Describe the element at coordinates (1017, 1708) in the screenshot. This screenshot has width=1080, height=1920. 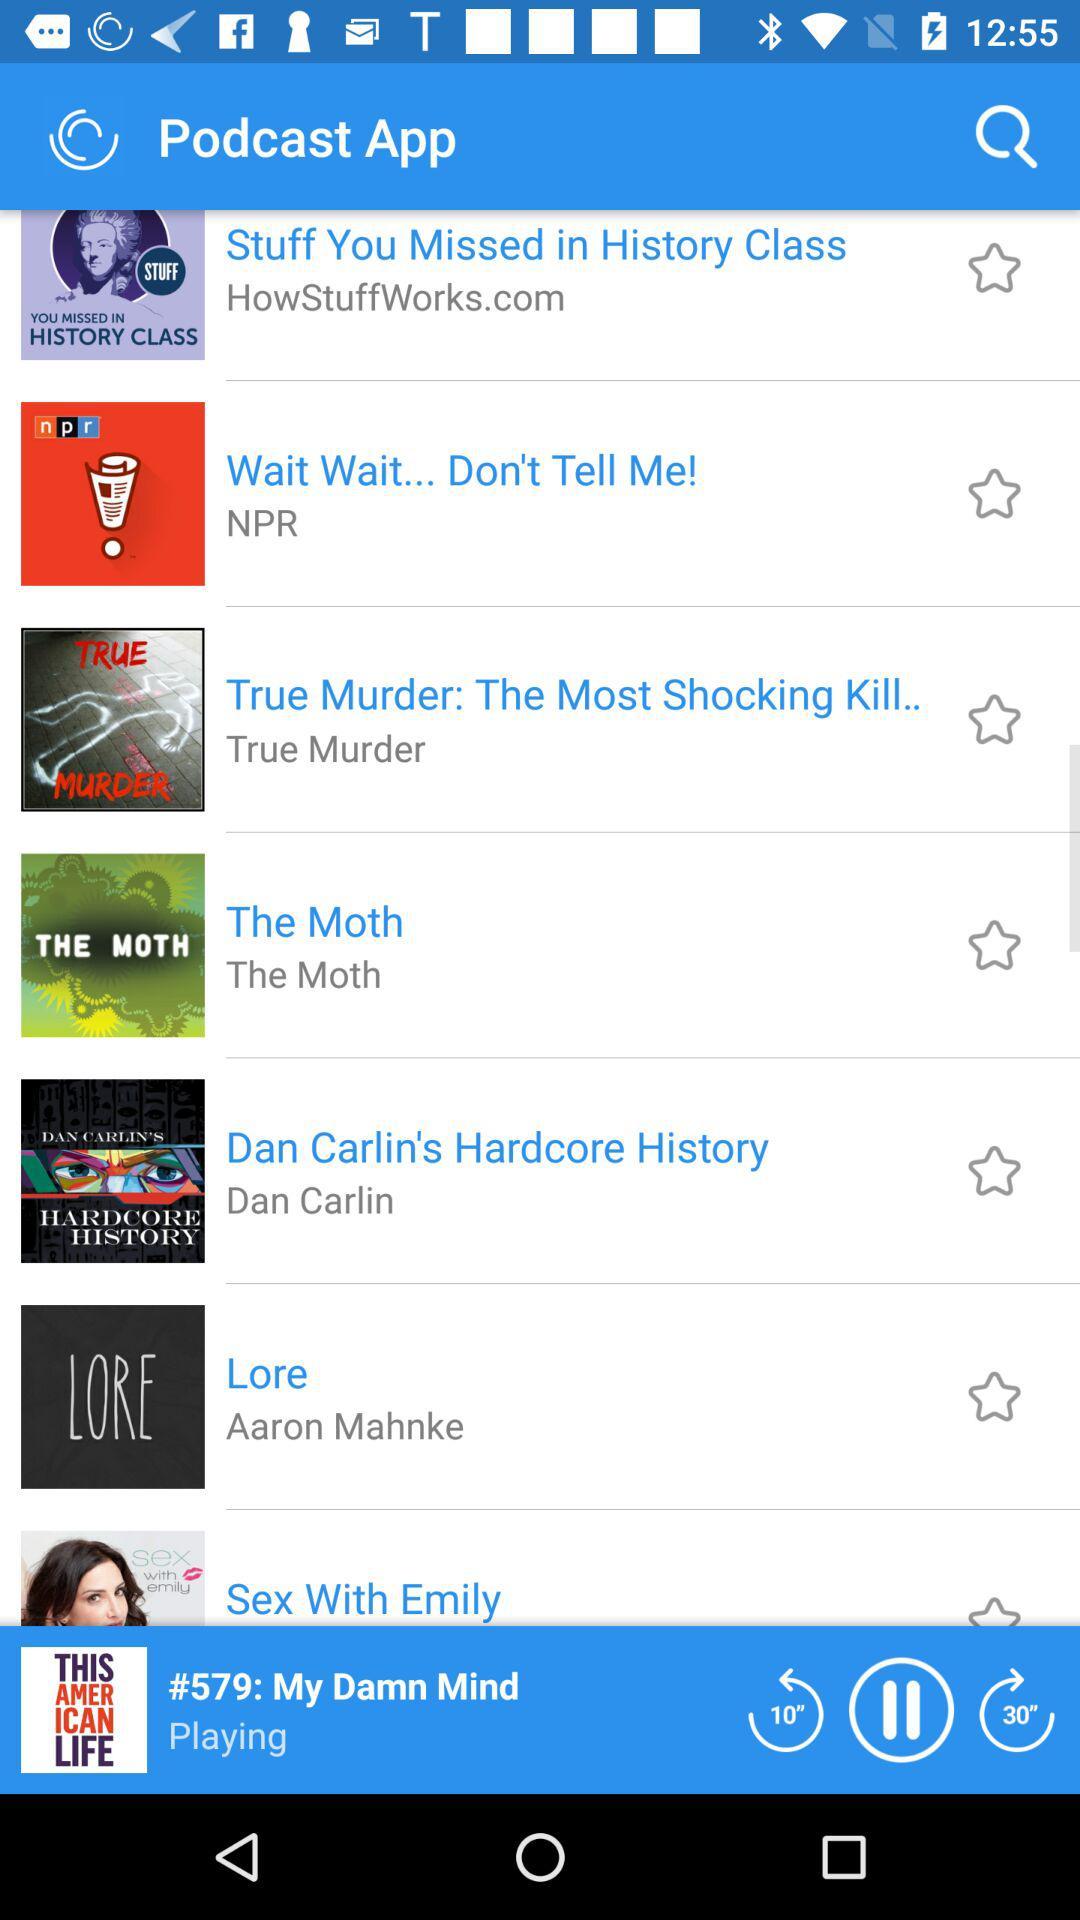
I see `fast forward` at that location.